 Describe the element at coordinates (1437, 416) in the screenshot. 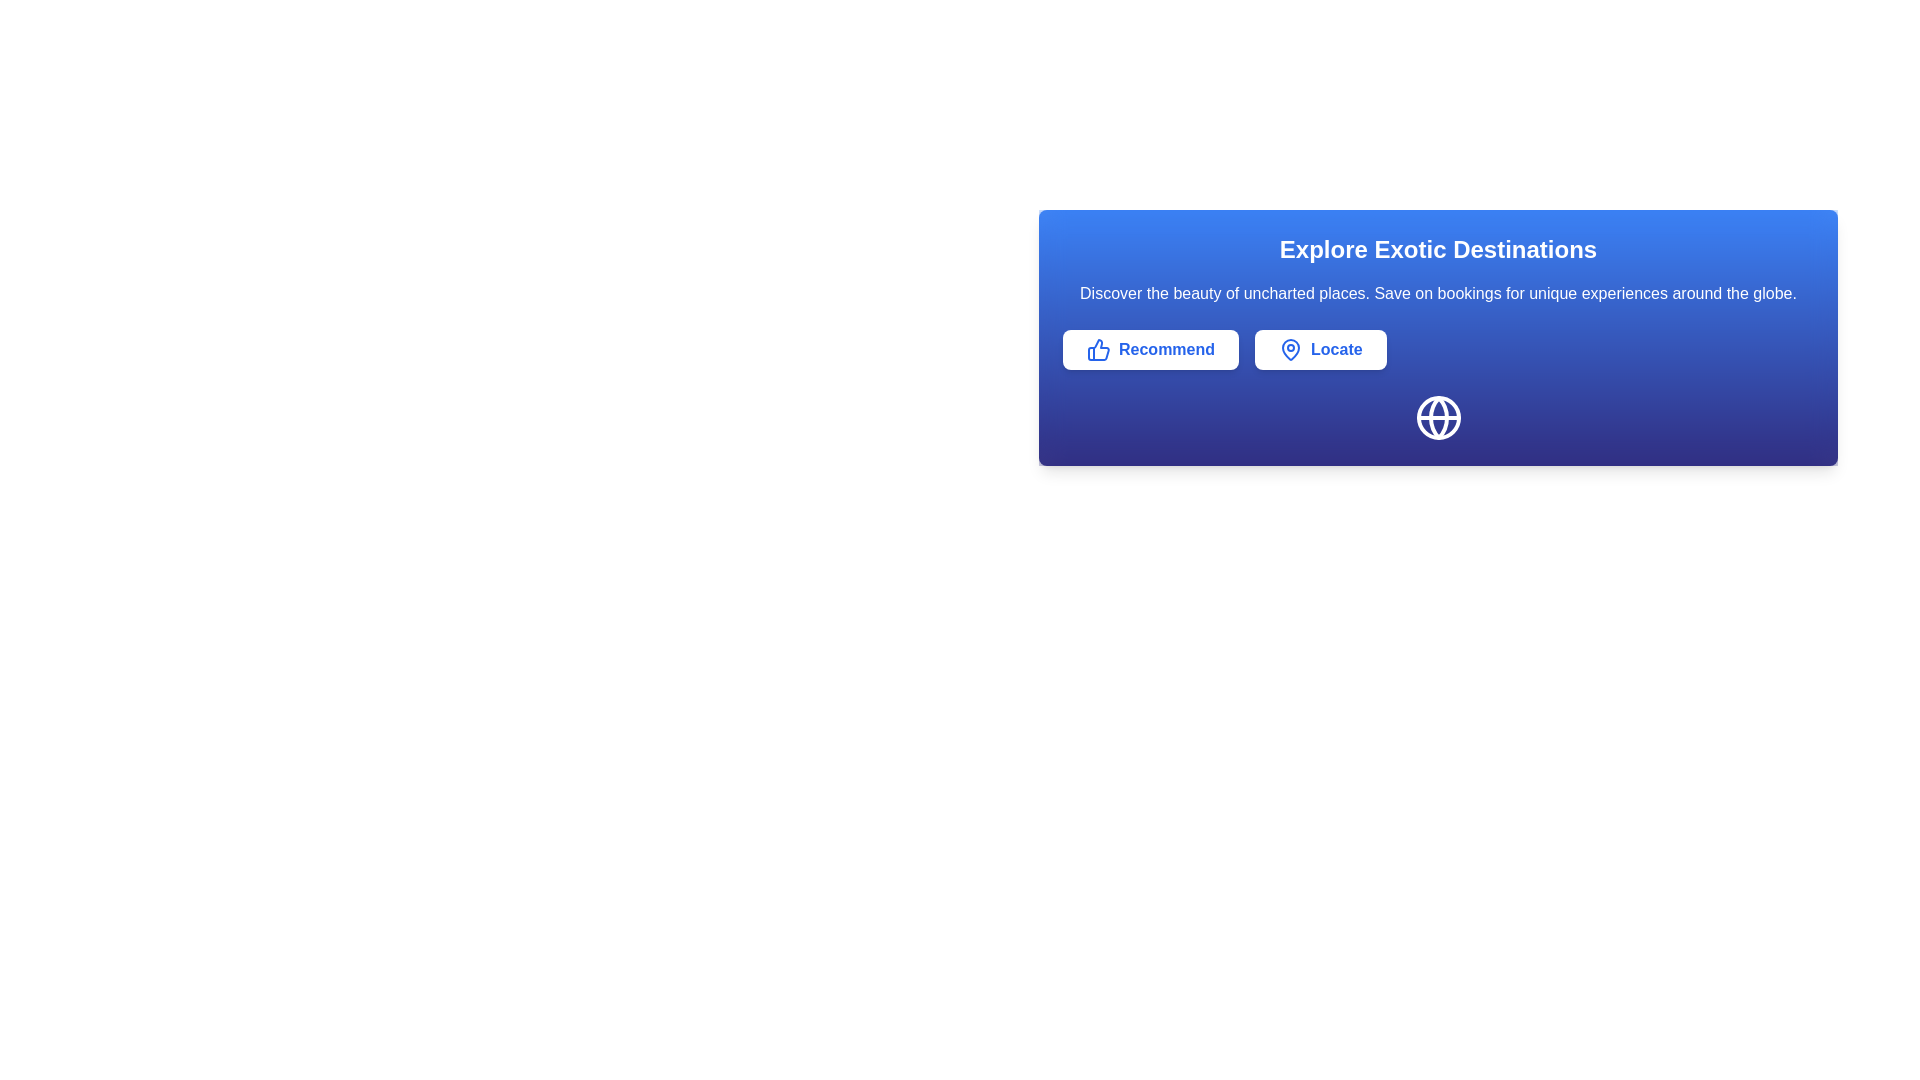

I see `the circular globe icon with a white outline and latitude and longitude lines, located at the center-bottom of the blue card containing the title 'Explore Exotic Destinations' and buttons labeled 'Recommend' and 'Locate'` at that location.